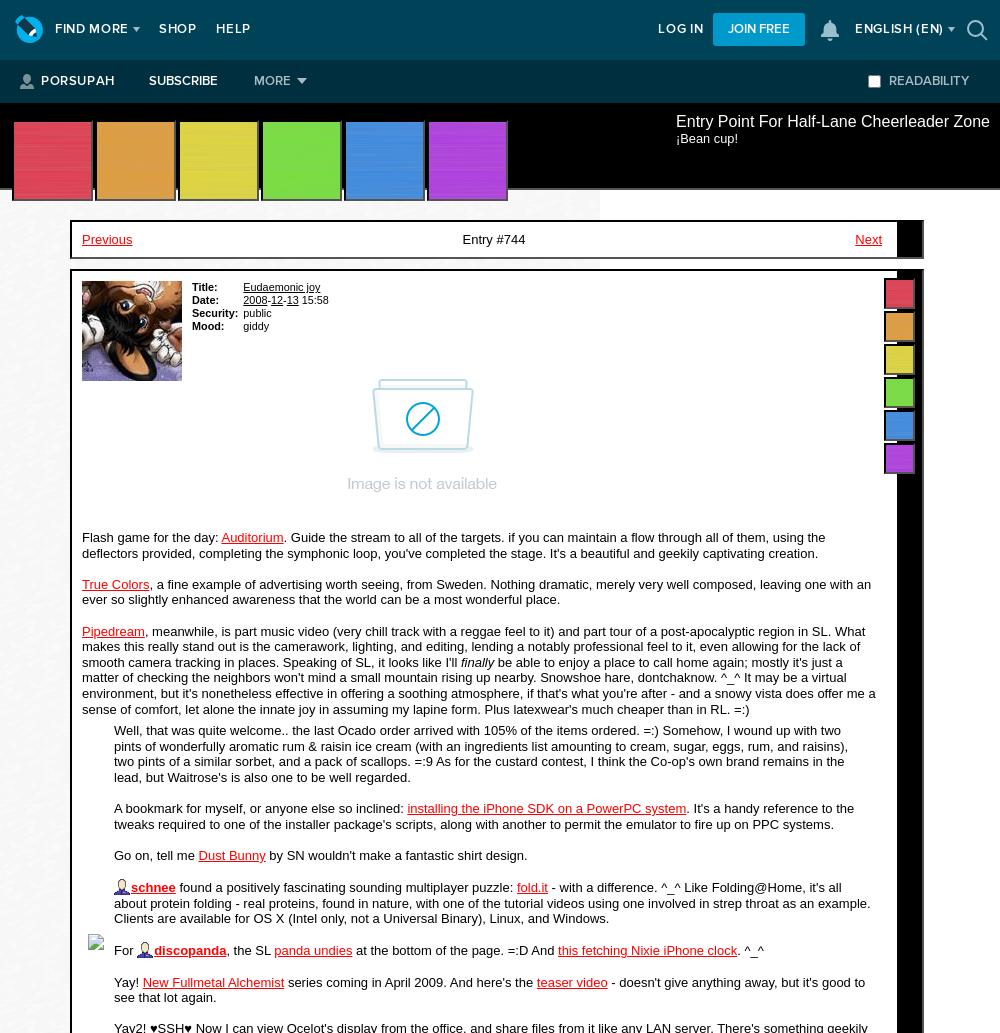 Image resolution: width=1000 pixels, height=1033 pixels. I want to click on 'A bookmark for myself, or anyone else so inclined:', so click(260, 808).